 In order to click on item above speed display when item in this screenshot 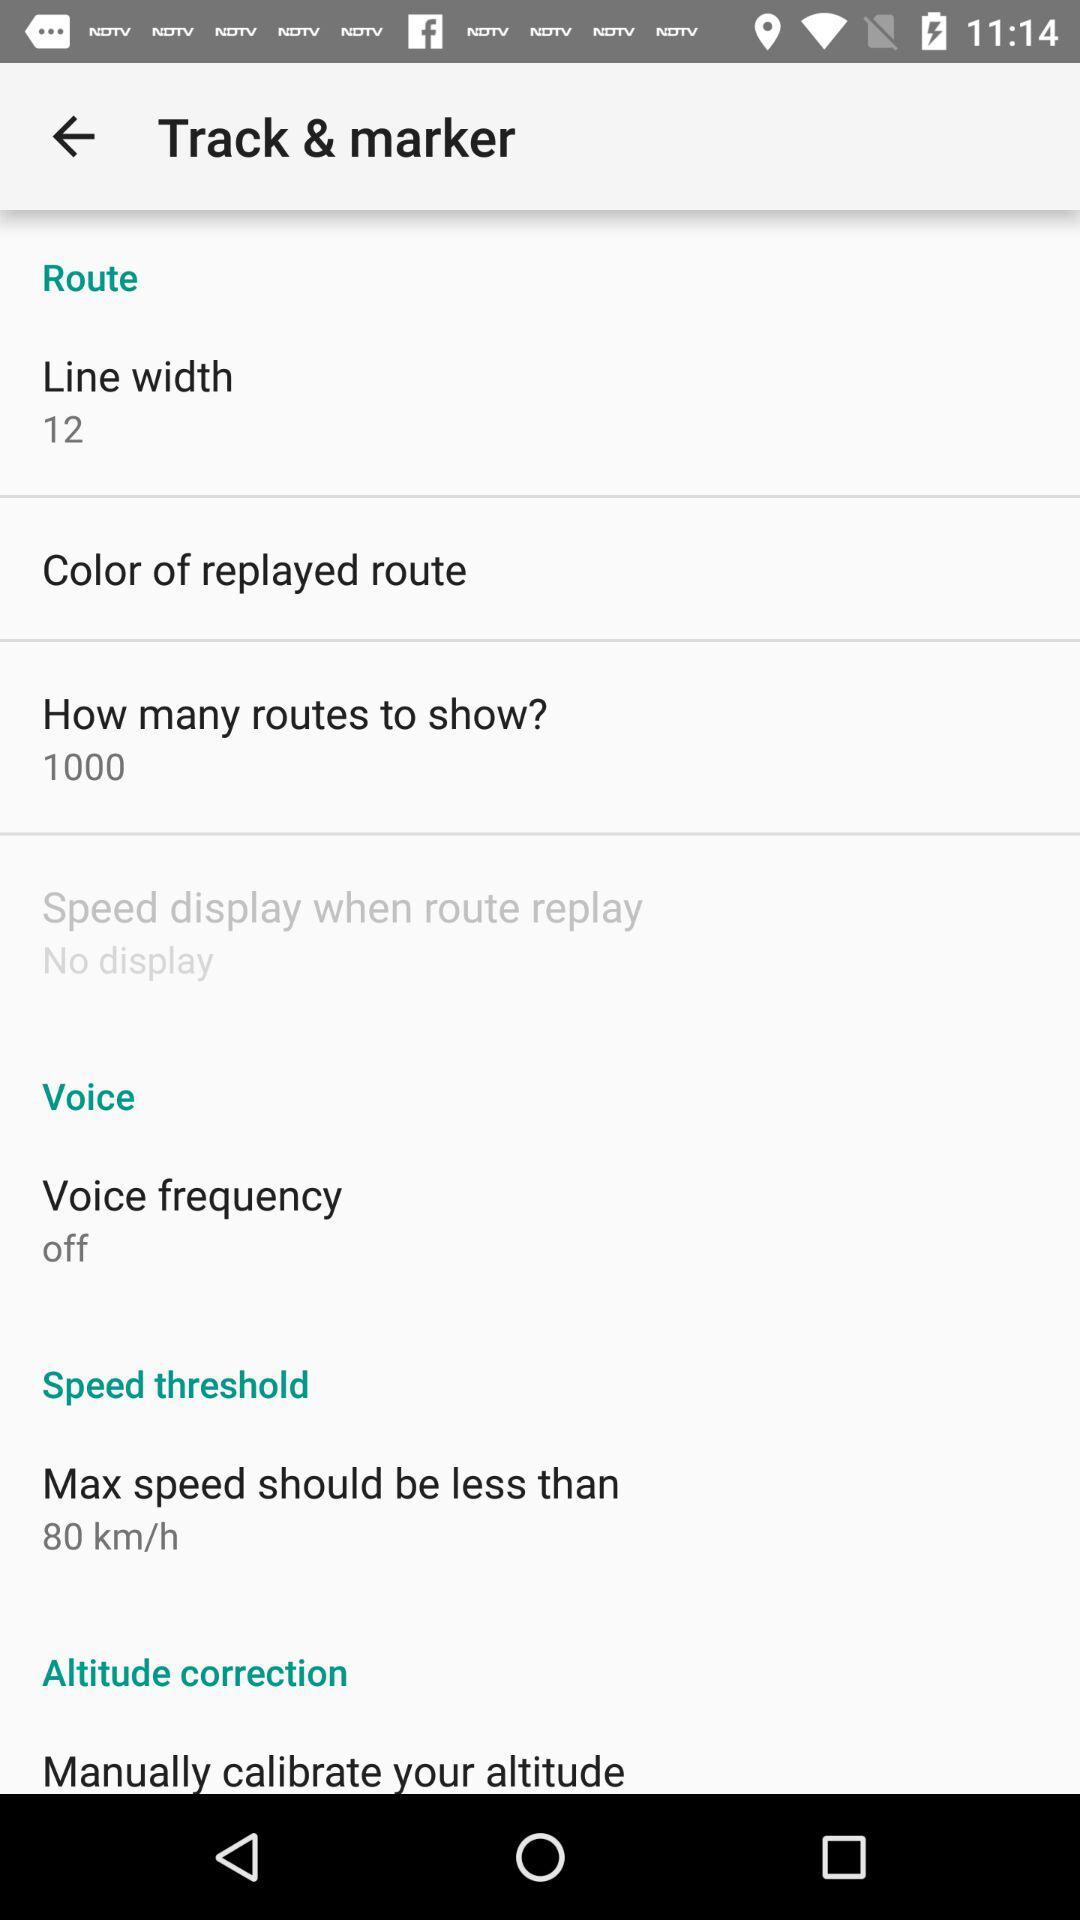, I will do `click(83, 764)`.